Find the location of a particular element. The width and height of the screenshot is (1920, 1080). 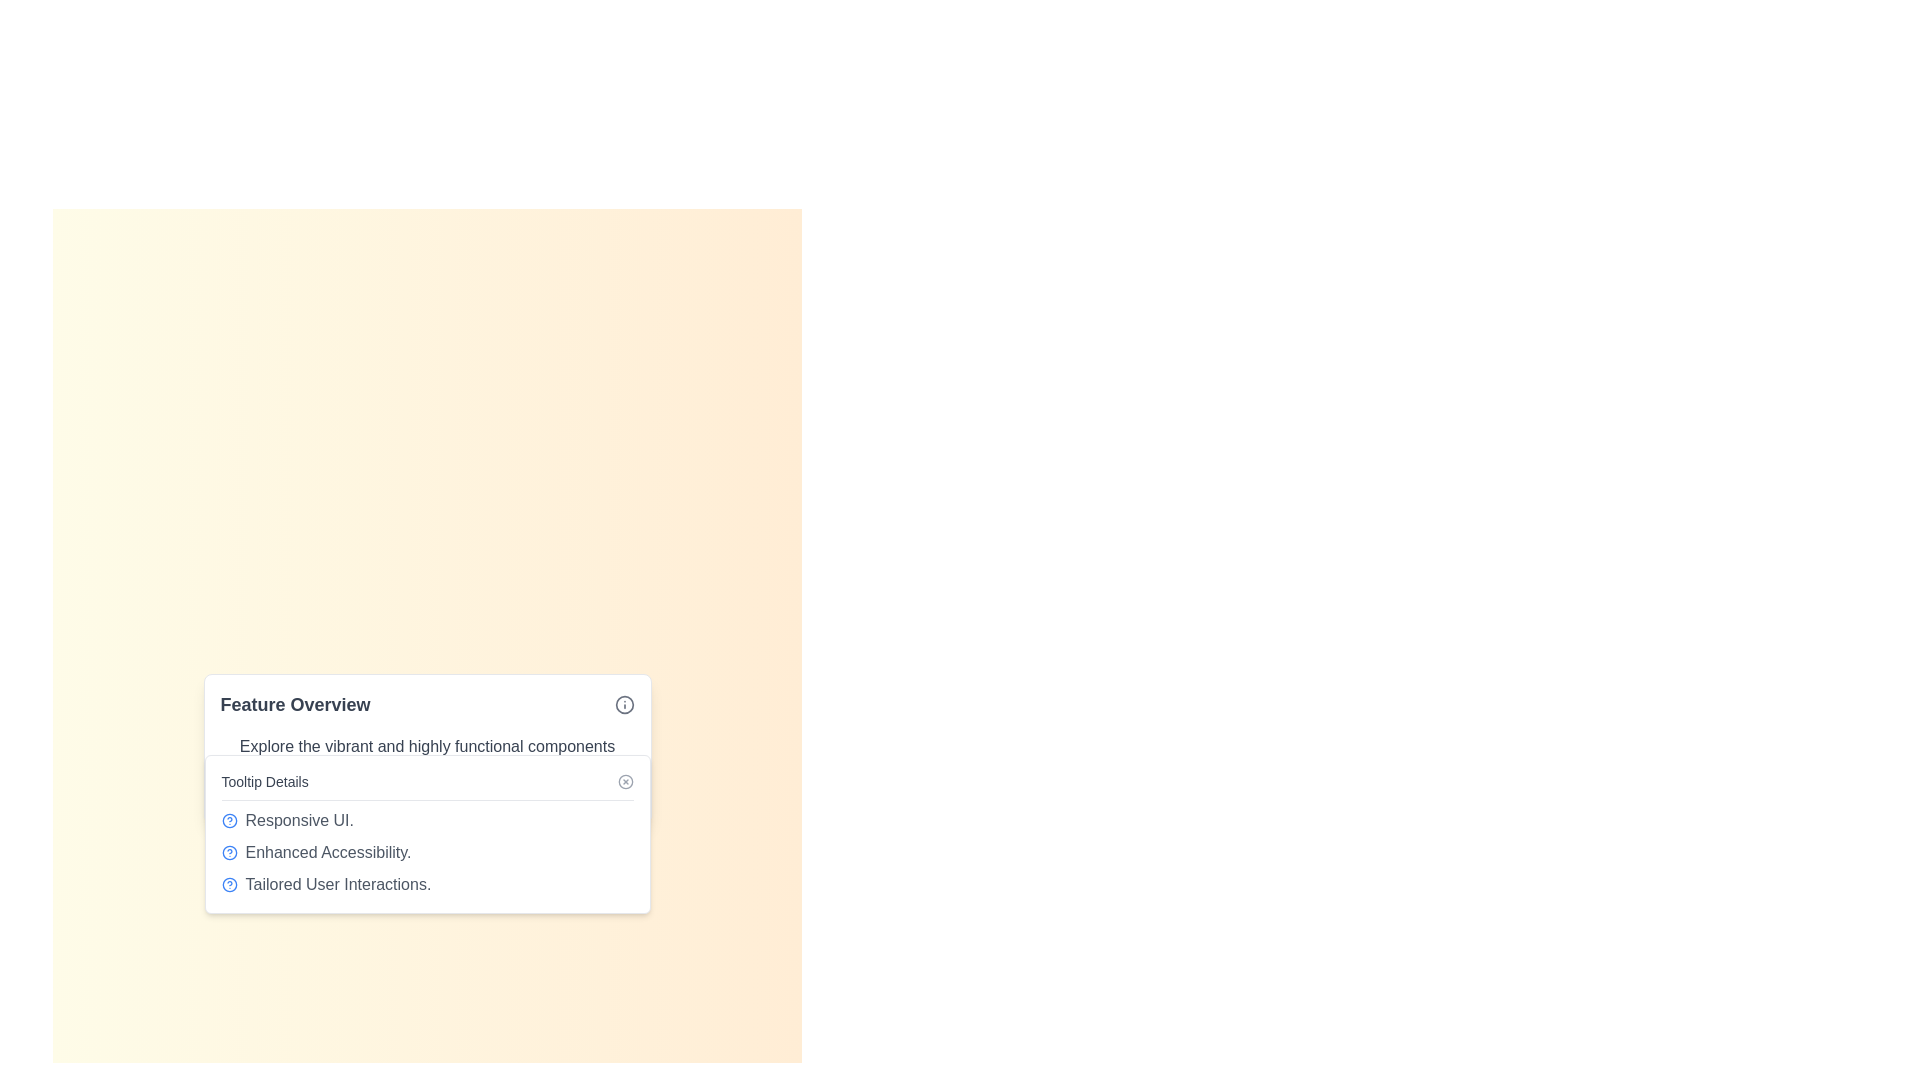

the circle icon located near the top-right corner of the tooltip box displaying the title 'Feature Overview' is located at coordinates (623, 704).